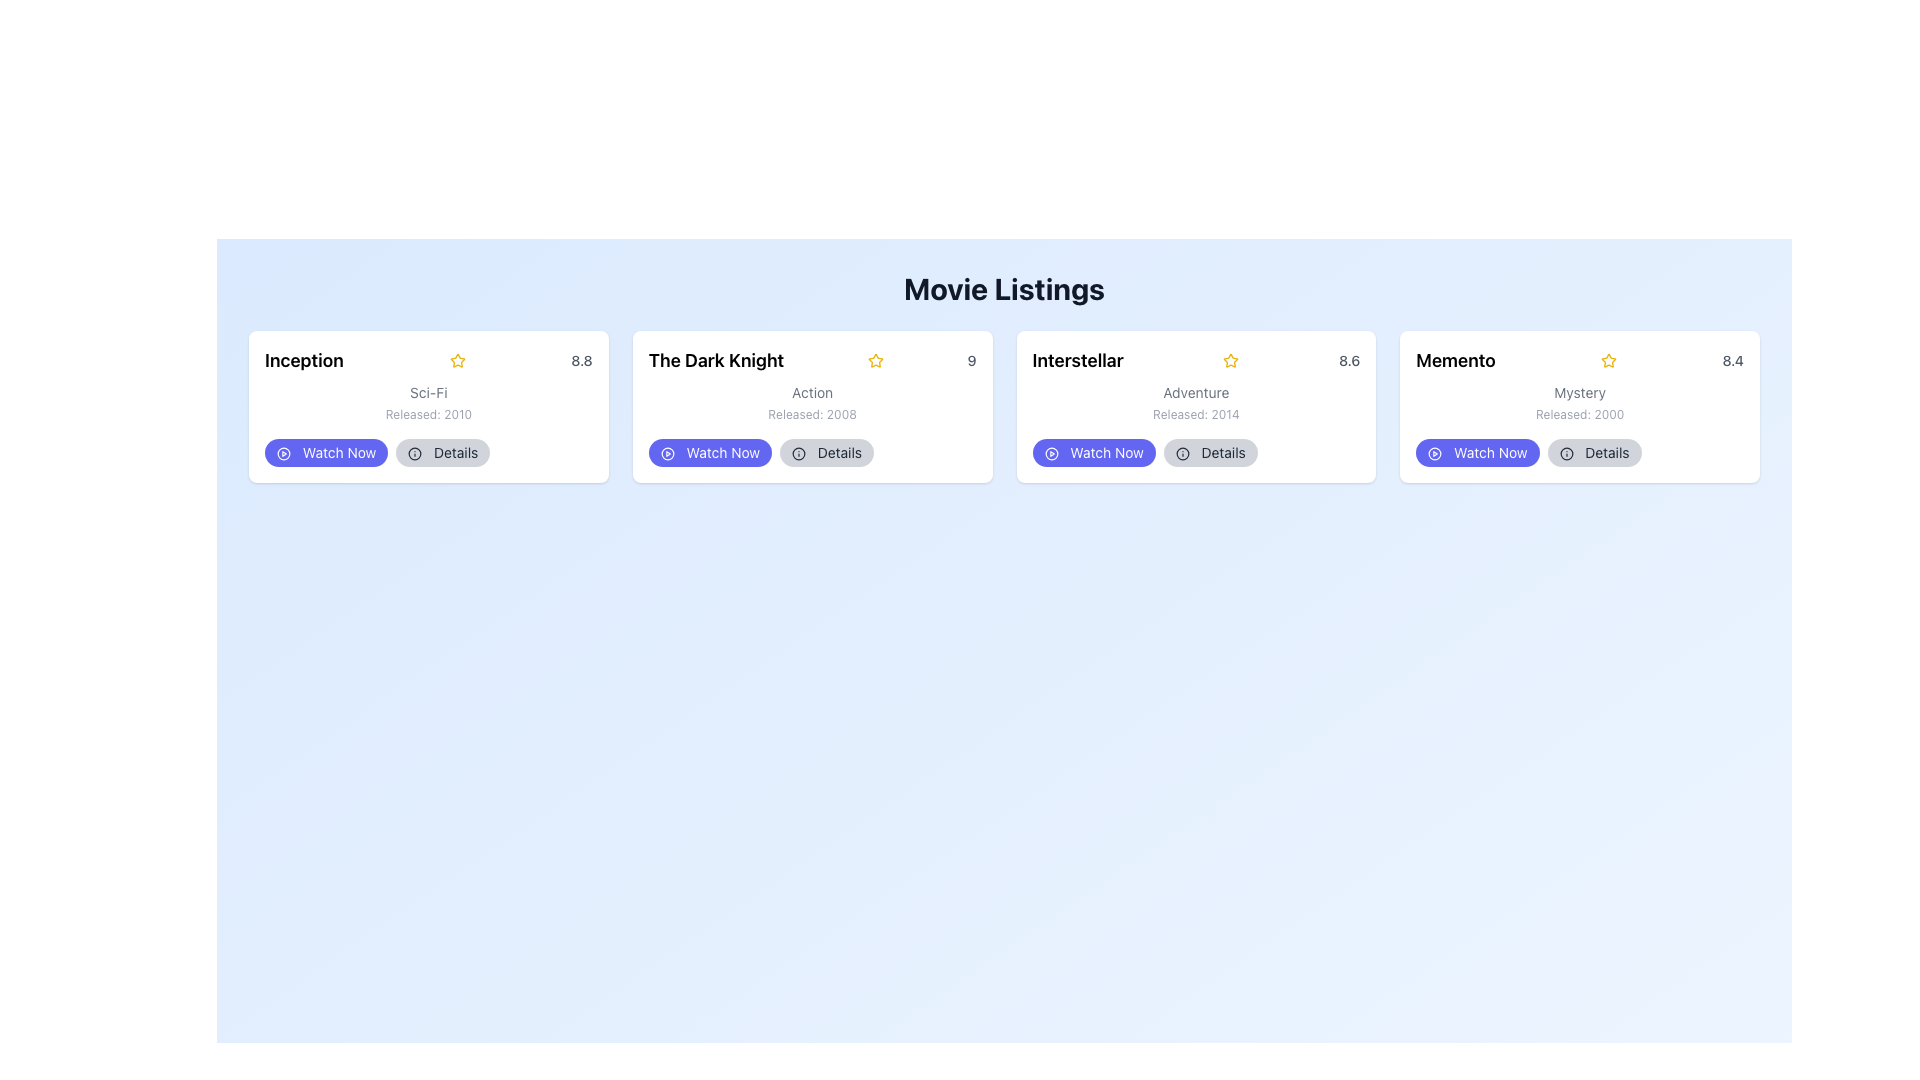 The image size is (1920, 1080). Describe the element at coordinates (1196, 393) in the screenshot. I see `the text label displaying the word 'Adventure' in gray color, positioned below the title 'Interstellar' in the movie card` at that location.